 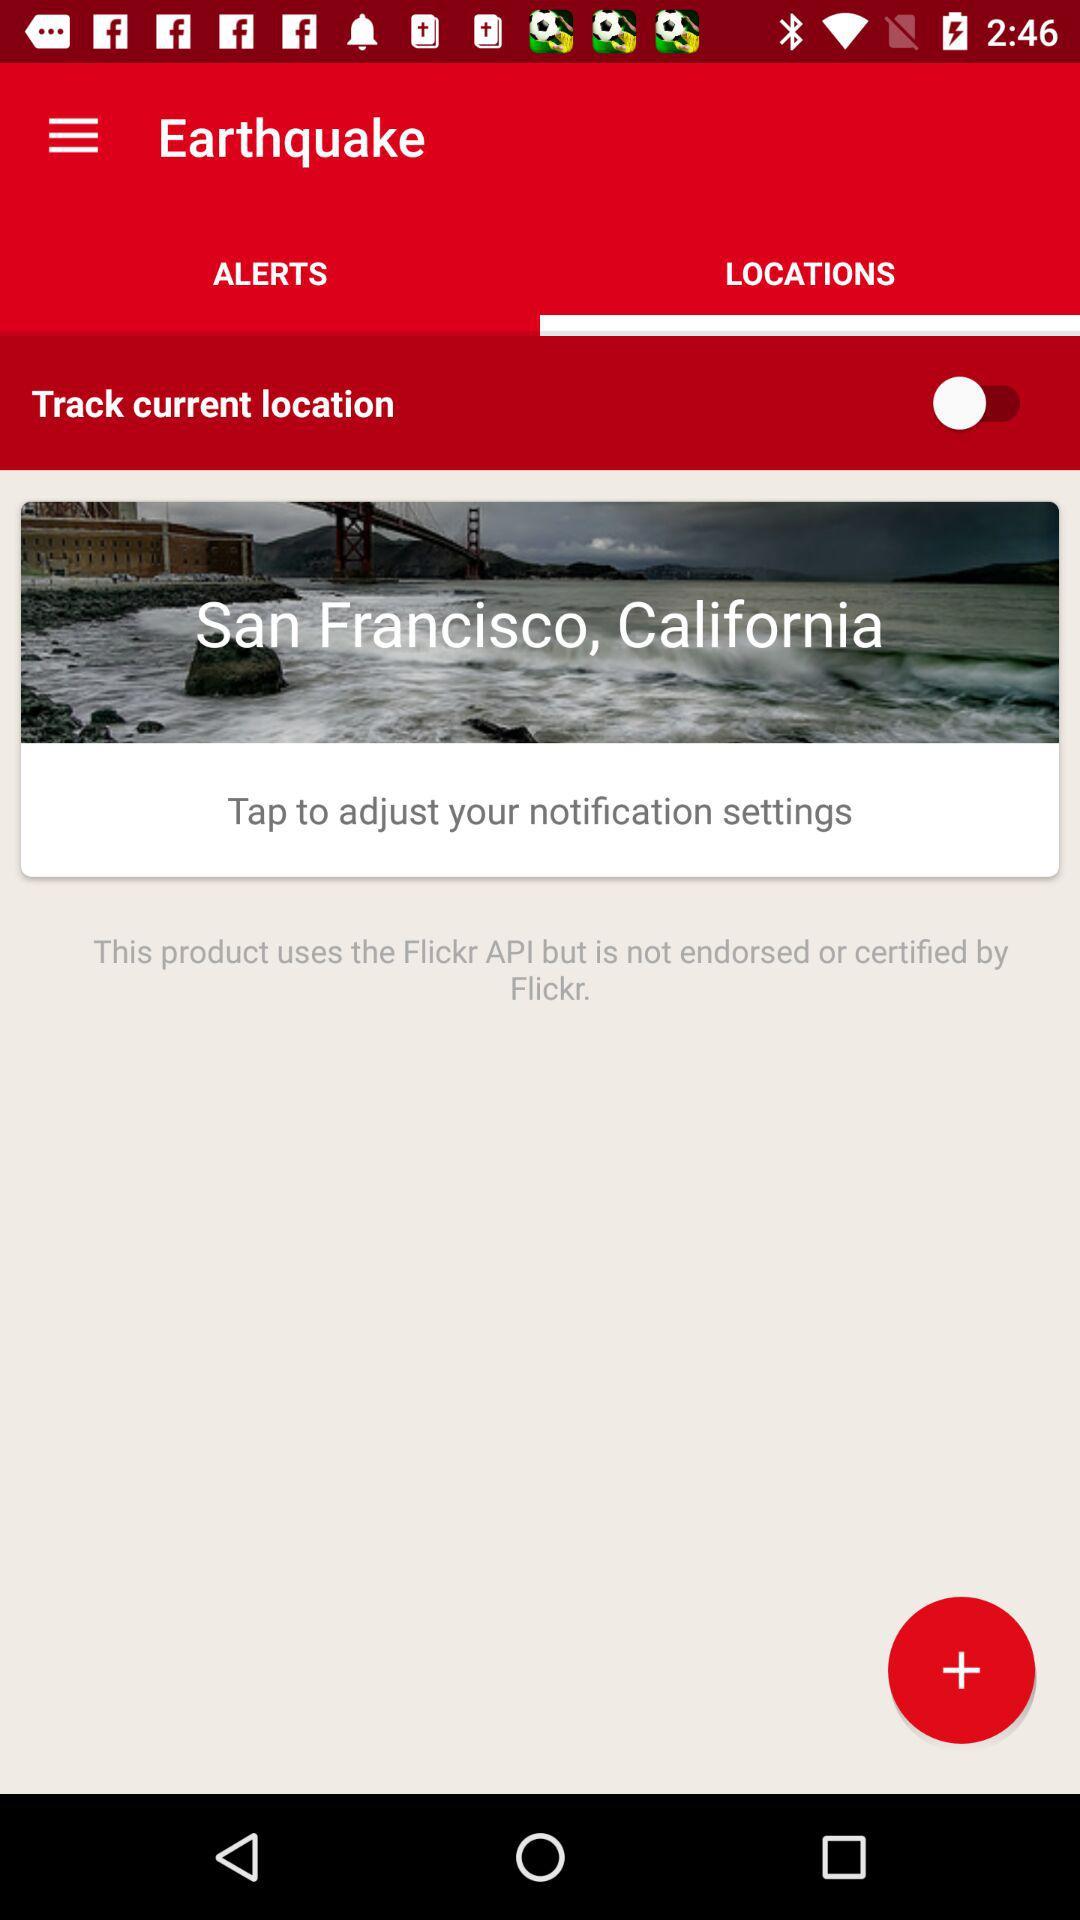 What do you see at coordinates (270, 272) in the screenshot?
I see `app to the left of the locations app` at bounding box center [270, 272].